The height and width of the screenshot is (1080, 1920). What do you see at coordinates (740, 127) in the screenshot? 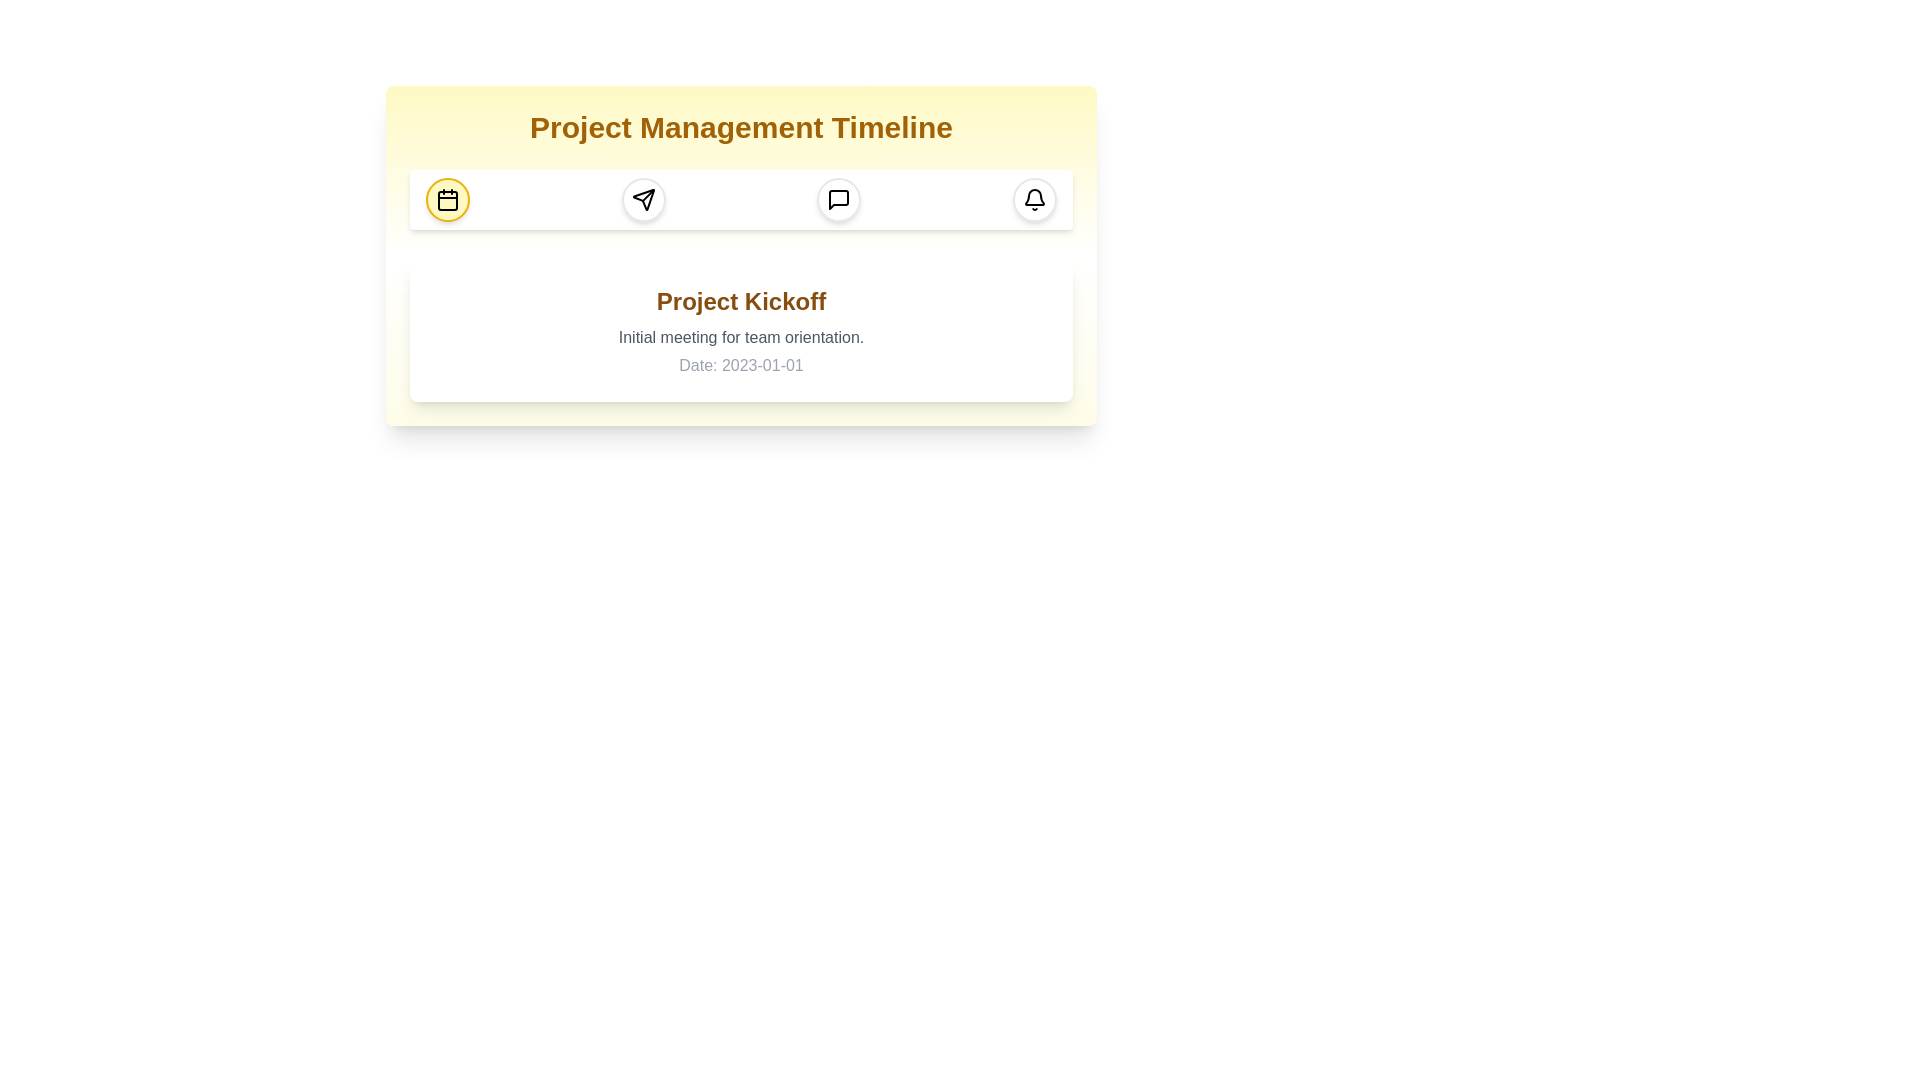
I see `the Text Header element which indicates the context of the project management timeline` at bounding box center [740, 127].